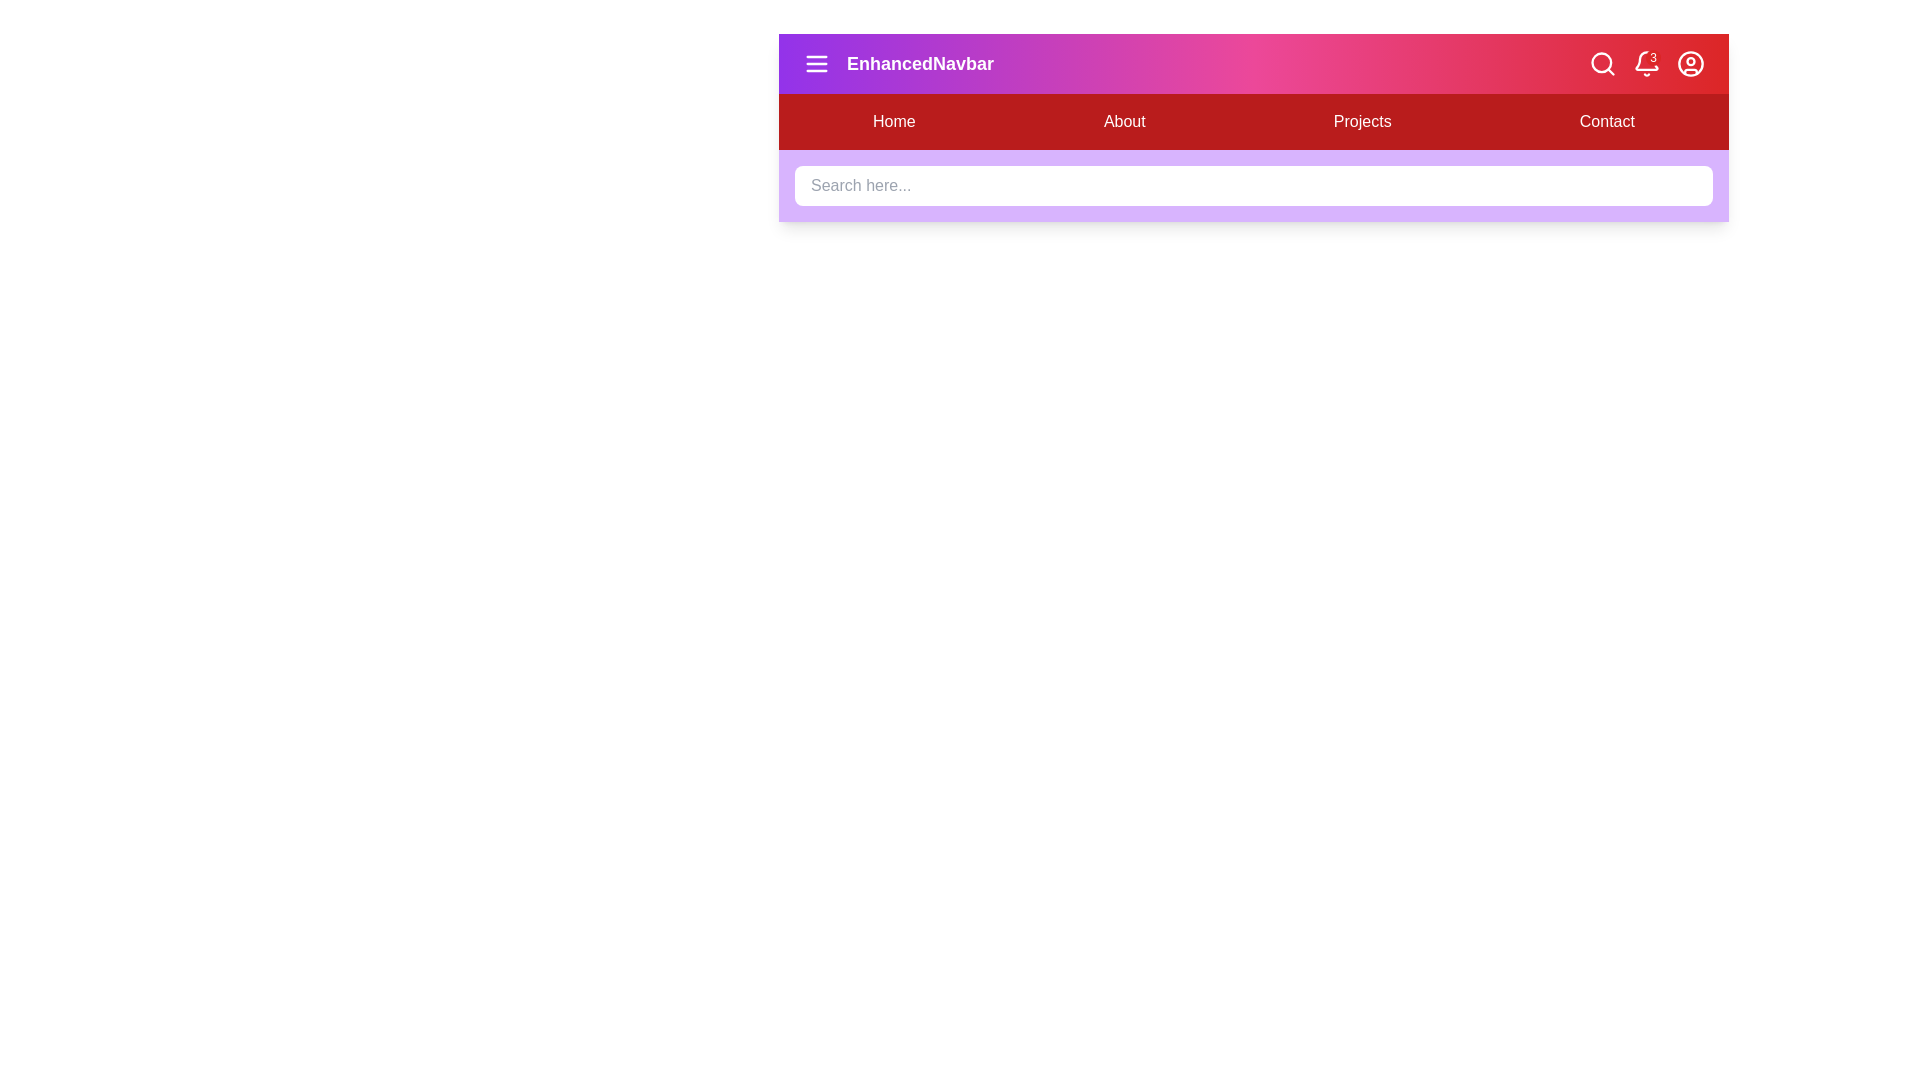 This screenshot has width=1920, height=1080. Describe the element at coordinates (892, 122) in the screenshot. I see `the navigation link Home` at that location.